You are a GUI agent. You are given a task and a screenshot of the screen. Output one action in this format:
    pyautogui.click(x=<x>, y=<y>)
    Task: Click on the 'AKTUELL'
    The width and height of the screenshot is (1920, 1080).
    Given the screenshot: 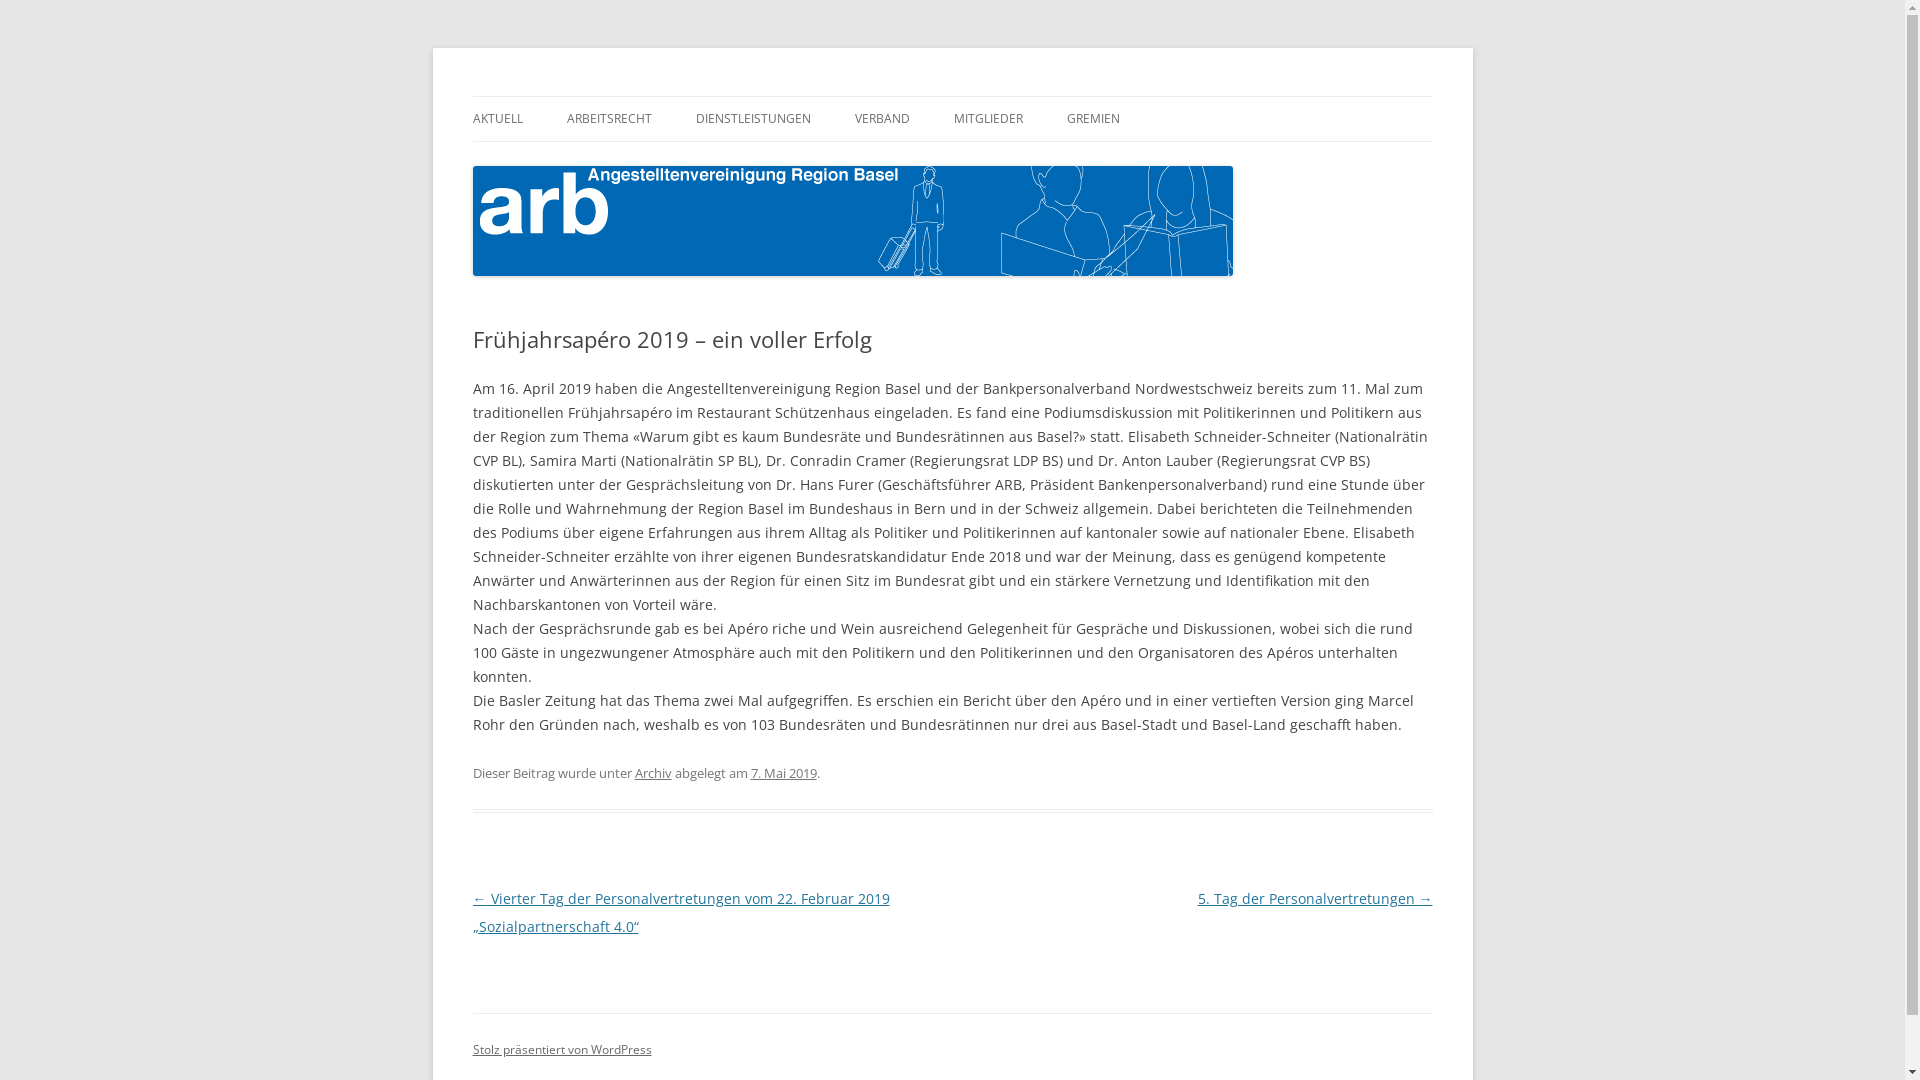 What is the action you would take?
    pyautogui.click(x=497, y=119)
    